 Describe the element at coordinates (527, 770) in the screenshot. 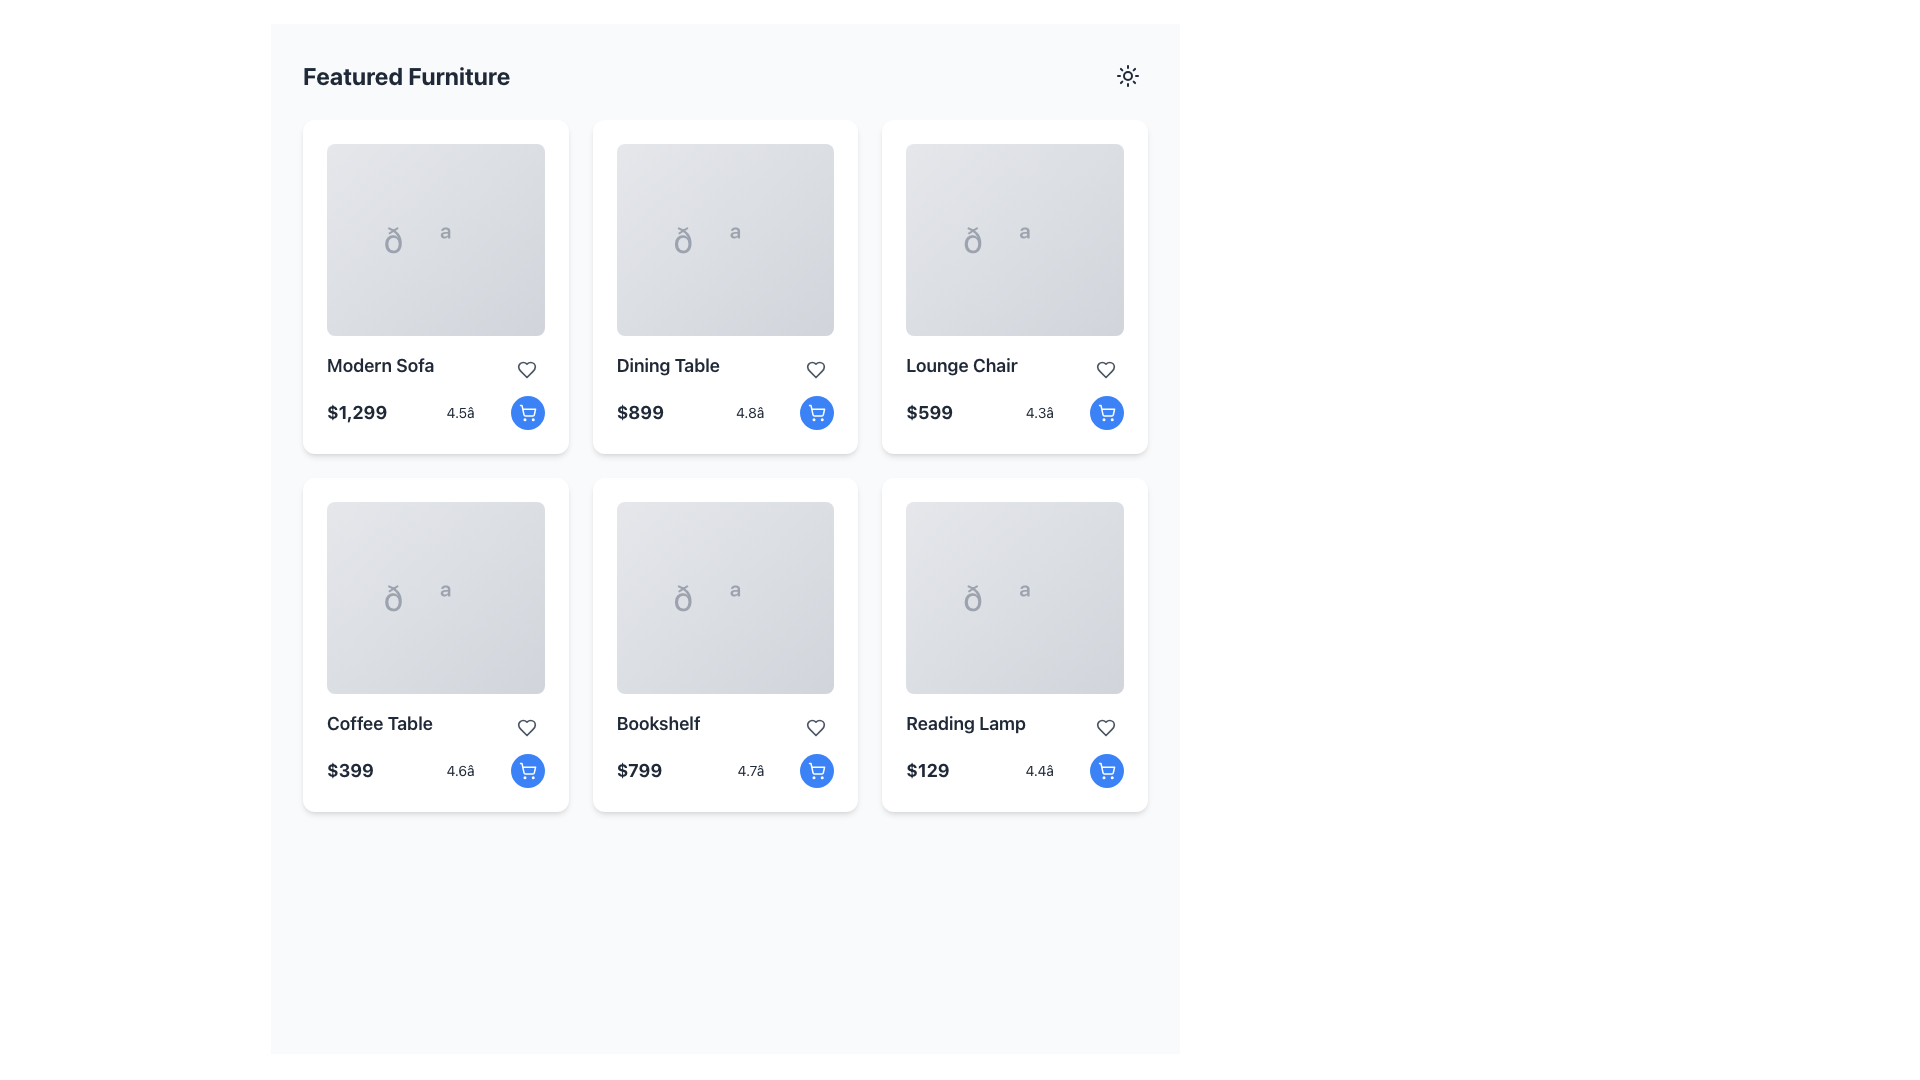

I see `the circular blue button with a white shopping cart icon at the bottom-right corner of the 'Coffee Table' product card` at that location.